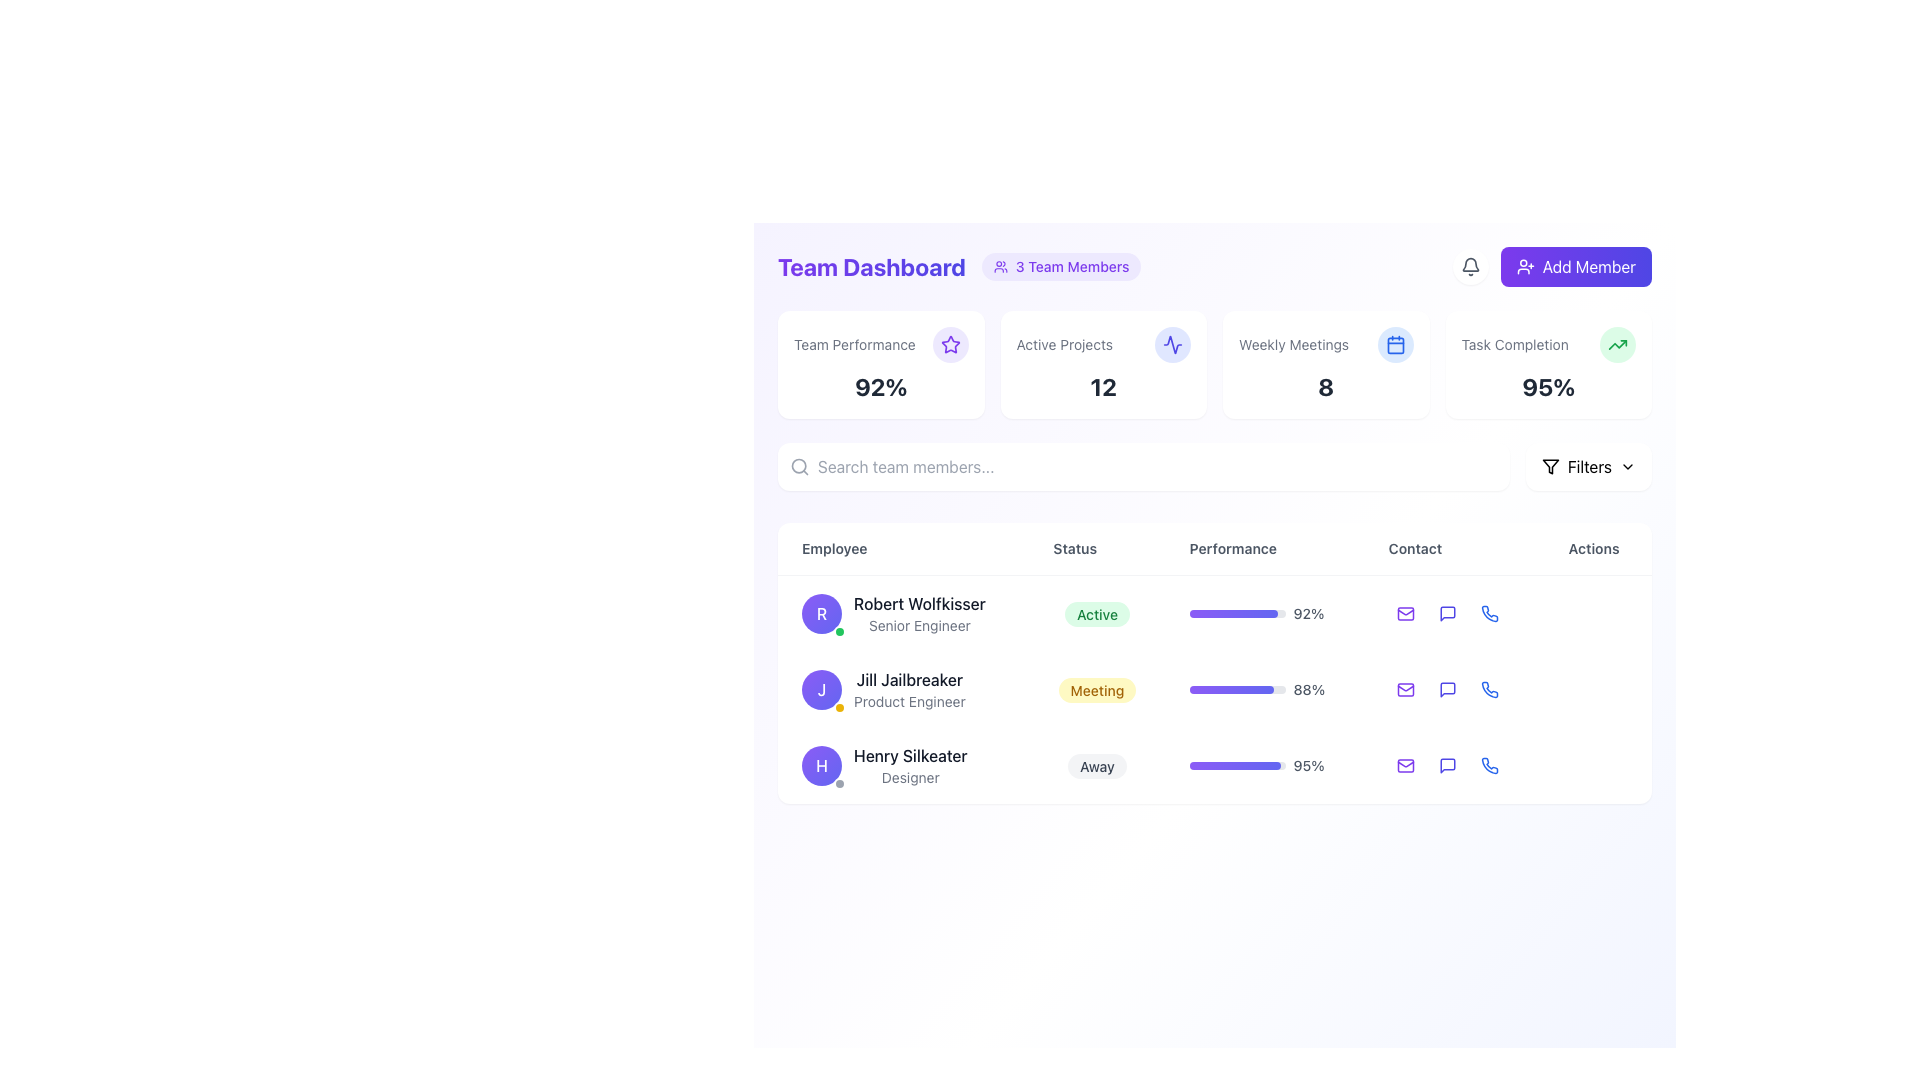 This screenshot has height=1080, width=1920. I want to click on the Icon button for messaging associated with user Jill Jailbreaker in the team dashboard table, located in the 'Contact' column of the second row, so click(1447, 689).